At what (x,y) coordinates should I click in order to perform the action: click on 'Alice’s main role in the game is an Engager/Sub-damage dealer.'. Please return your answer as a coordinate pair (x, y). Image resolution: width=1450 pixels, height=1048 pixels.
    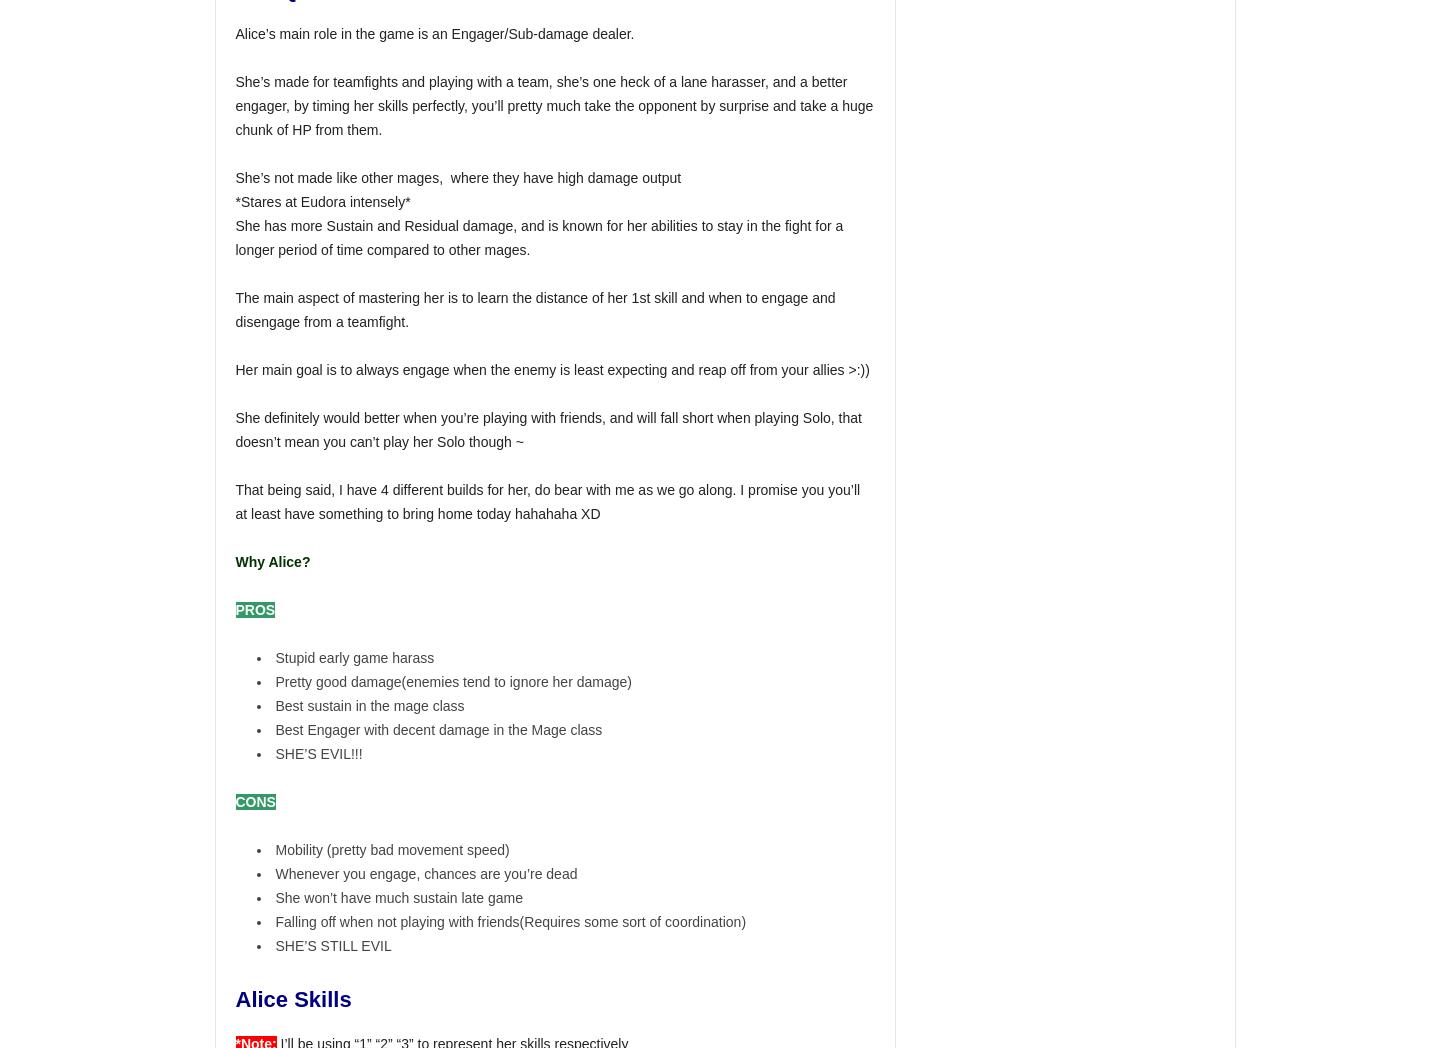
    Looking at the image, I should click on (433, 32).